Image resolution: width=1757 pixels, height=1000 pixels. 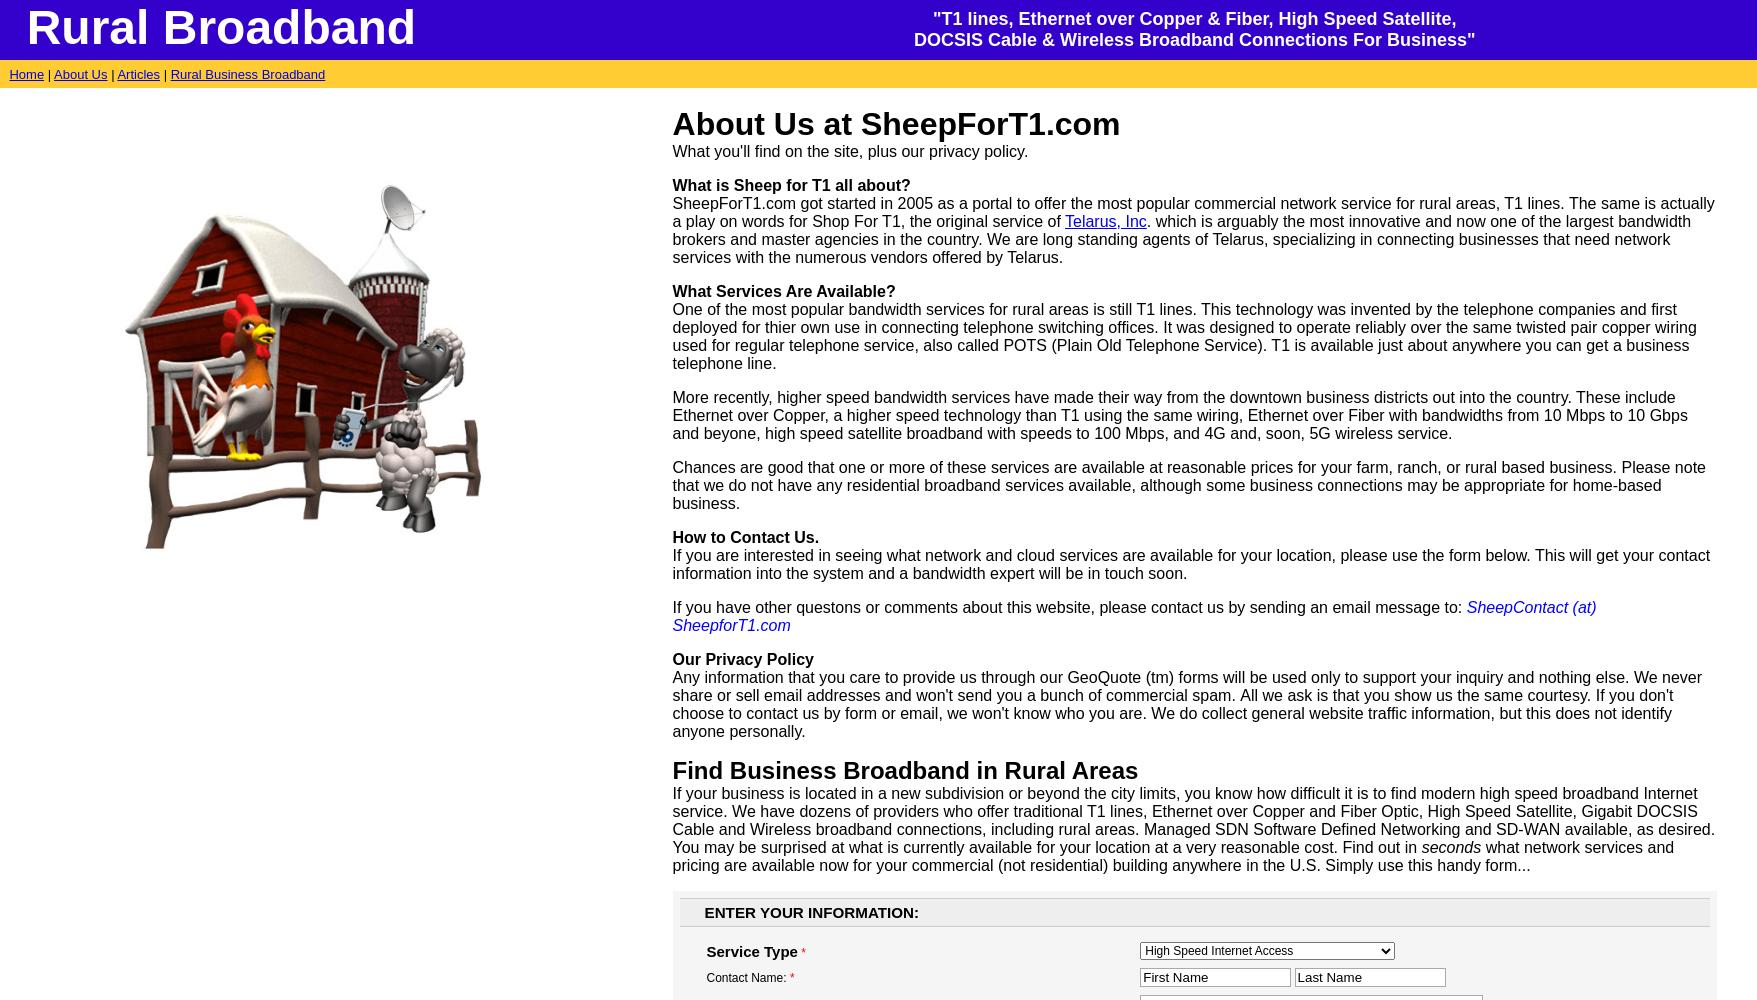 I want to click on 'Chances are good that one or more of these services are available at reasonable prices for your farm, ranch, or rural based business. Please note that we do not have any residential broadband services available, although some business connections may be appropriate for home-based business.', so click(x=1187, y=484).